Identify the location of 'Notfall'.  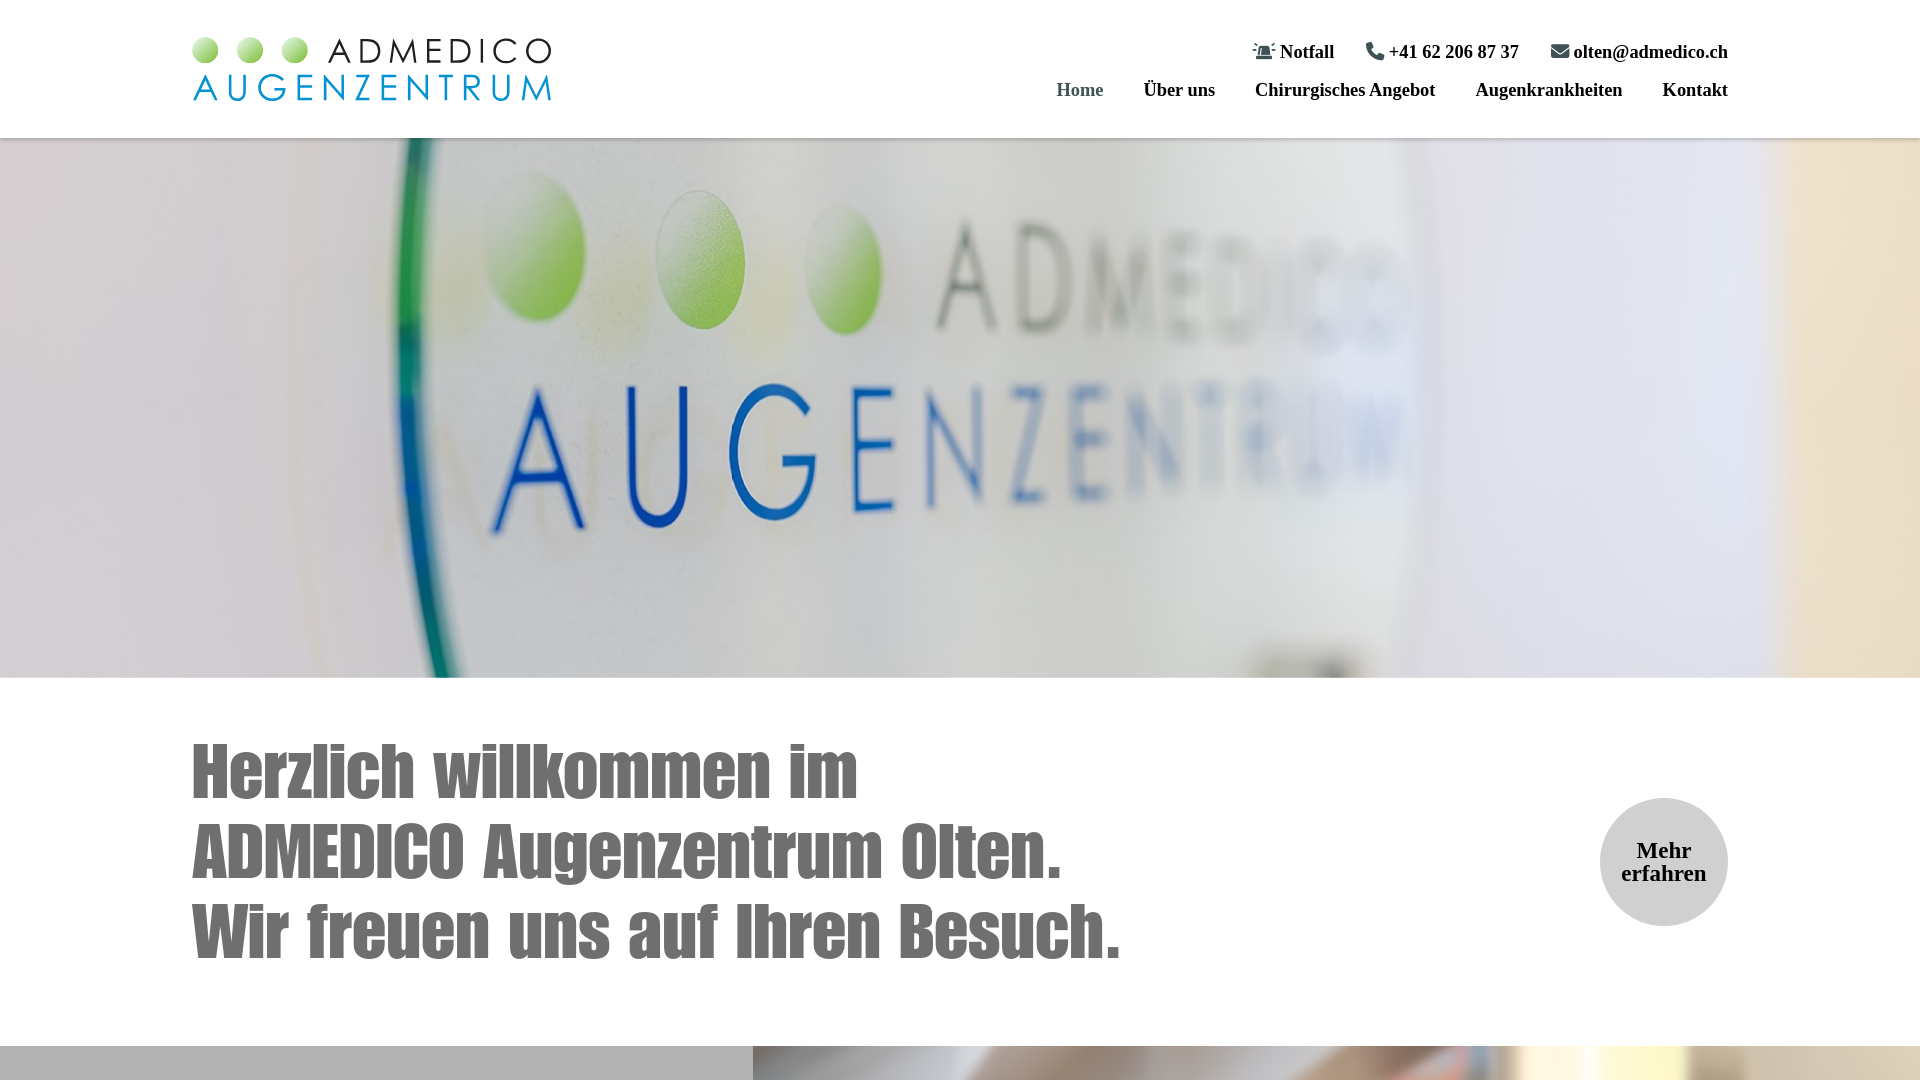
(1292, 50).